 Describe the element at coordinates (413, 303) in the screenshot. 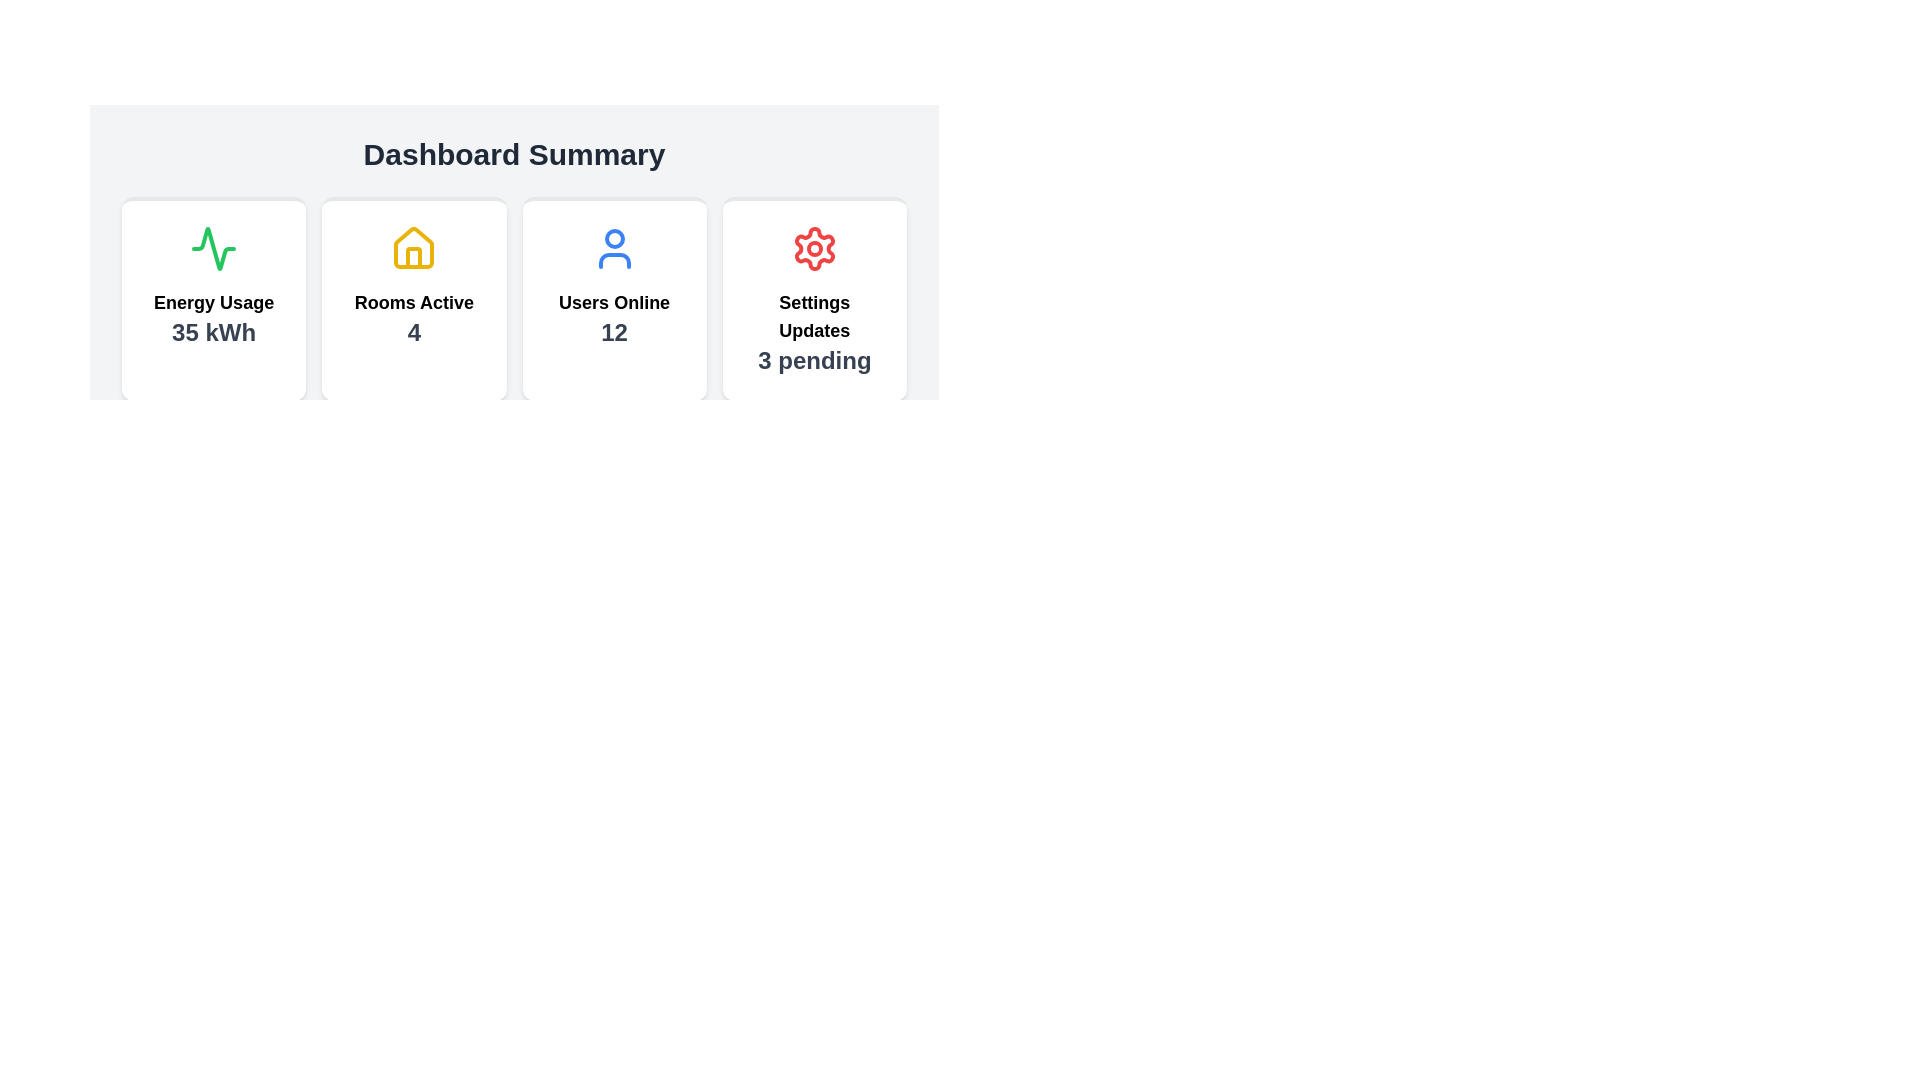

I see `the 'Rooms Active' text label that identifies the category within the dashboard, located in the second column of the card layout` at that location.